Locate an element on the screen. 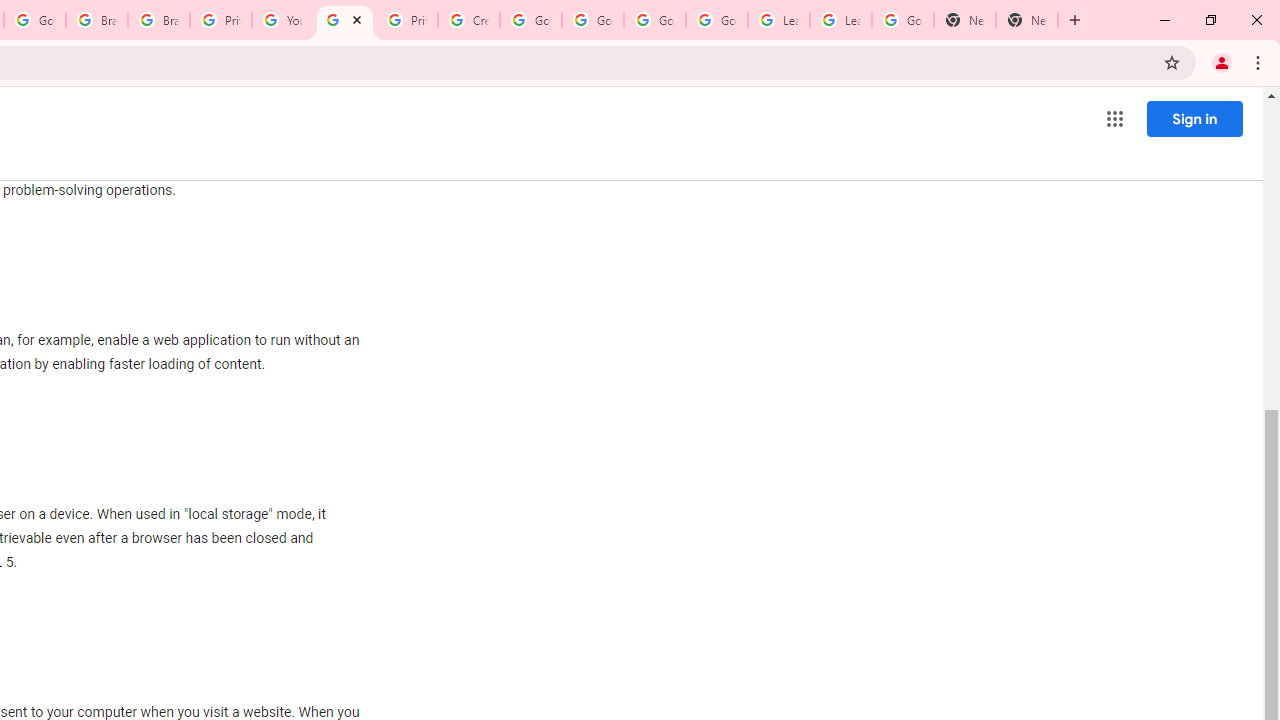  'New Tab' is located at coordinates (965, 20).